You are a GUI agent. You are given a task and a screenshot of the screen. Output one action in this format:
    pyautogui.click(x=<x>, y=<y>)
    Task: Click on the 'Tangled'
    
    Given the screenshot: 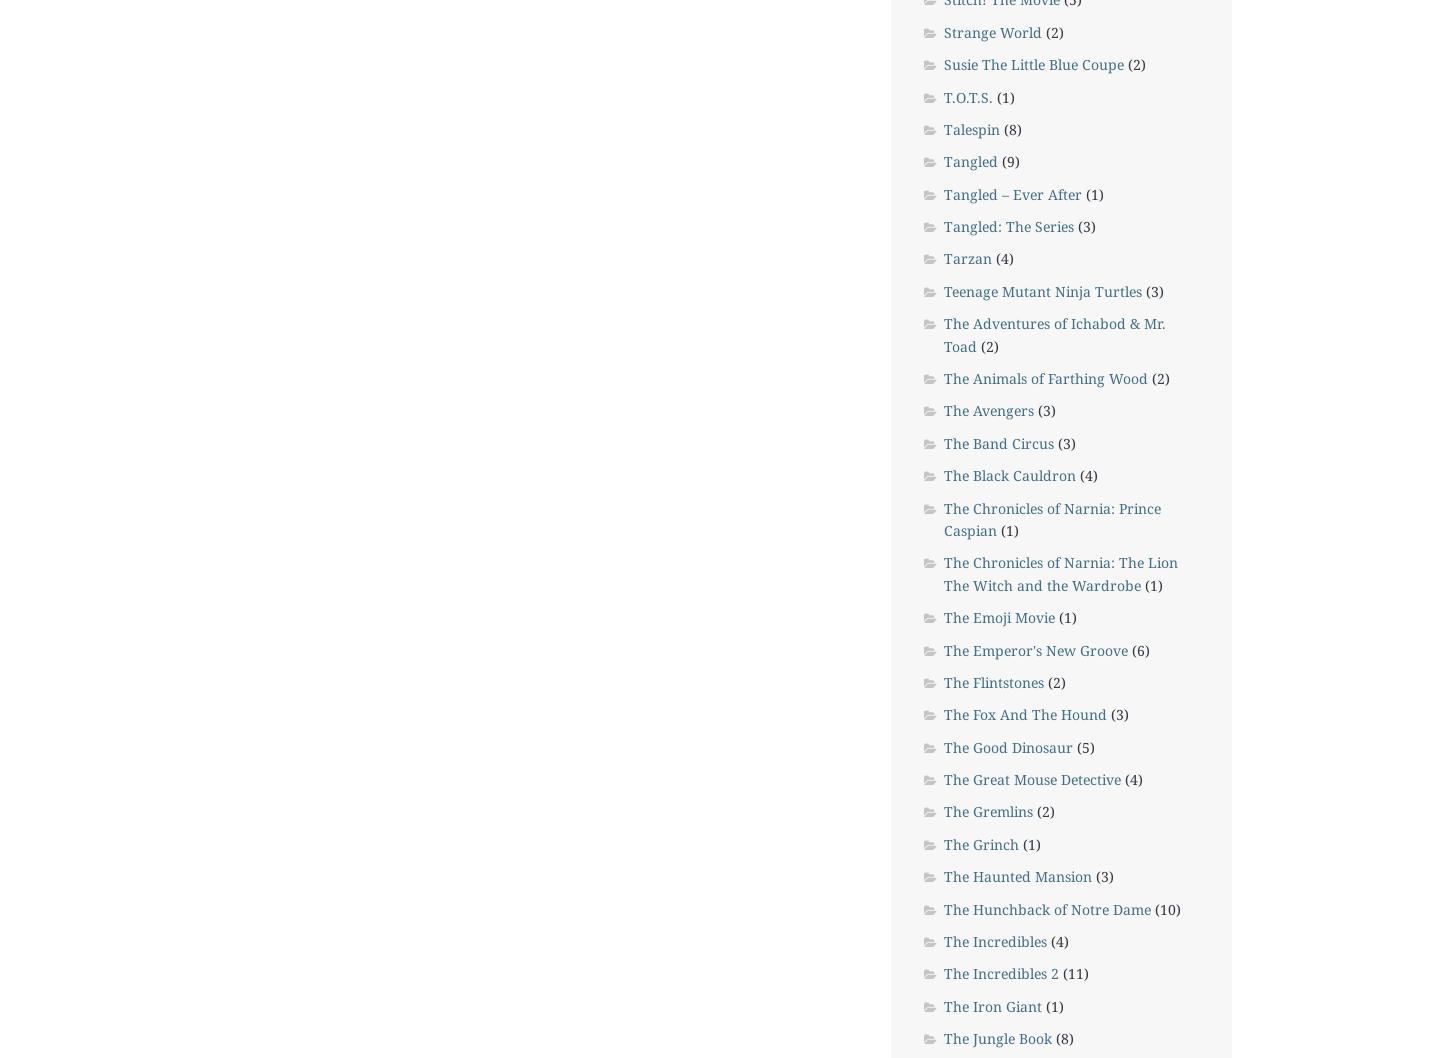 What is the action you would take?
    pyautogui.click(x=968, y=160)
    